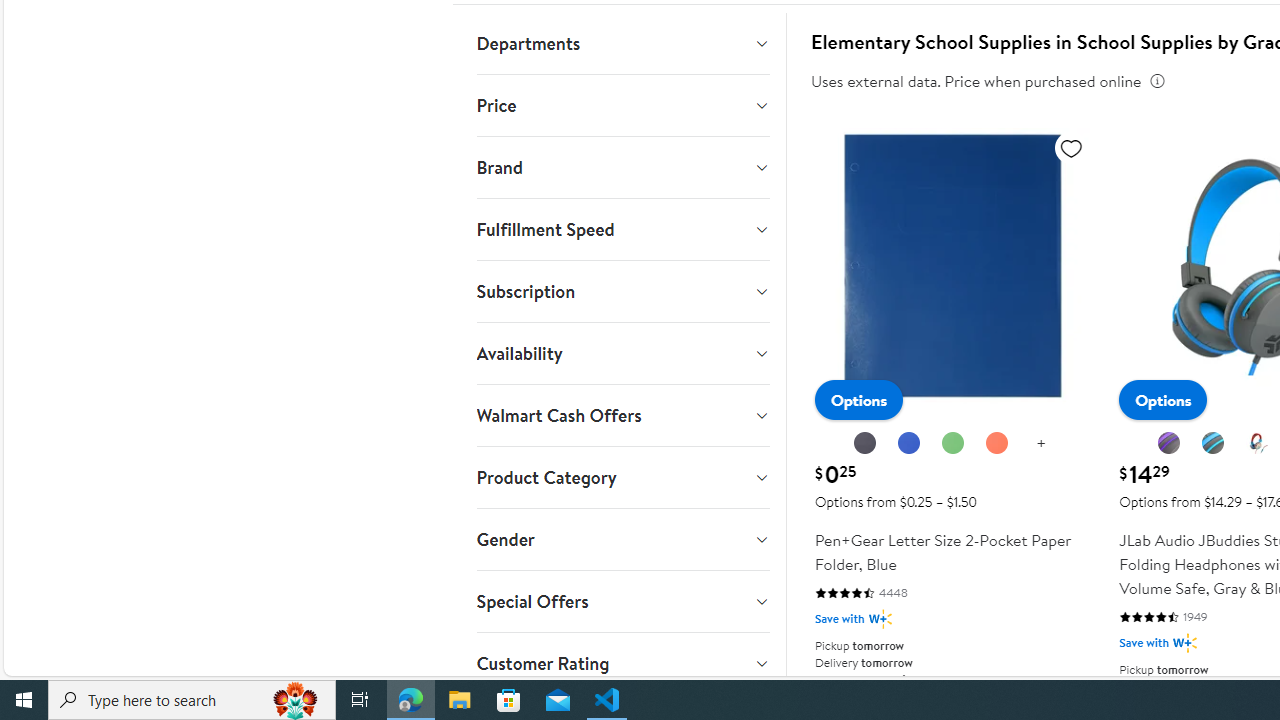 The width and height of the screenshot is (1280, 720). Describe the element at coordinates (621, 291) in the screenshot. I see `'Subscription'` at that location.